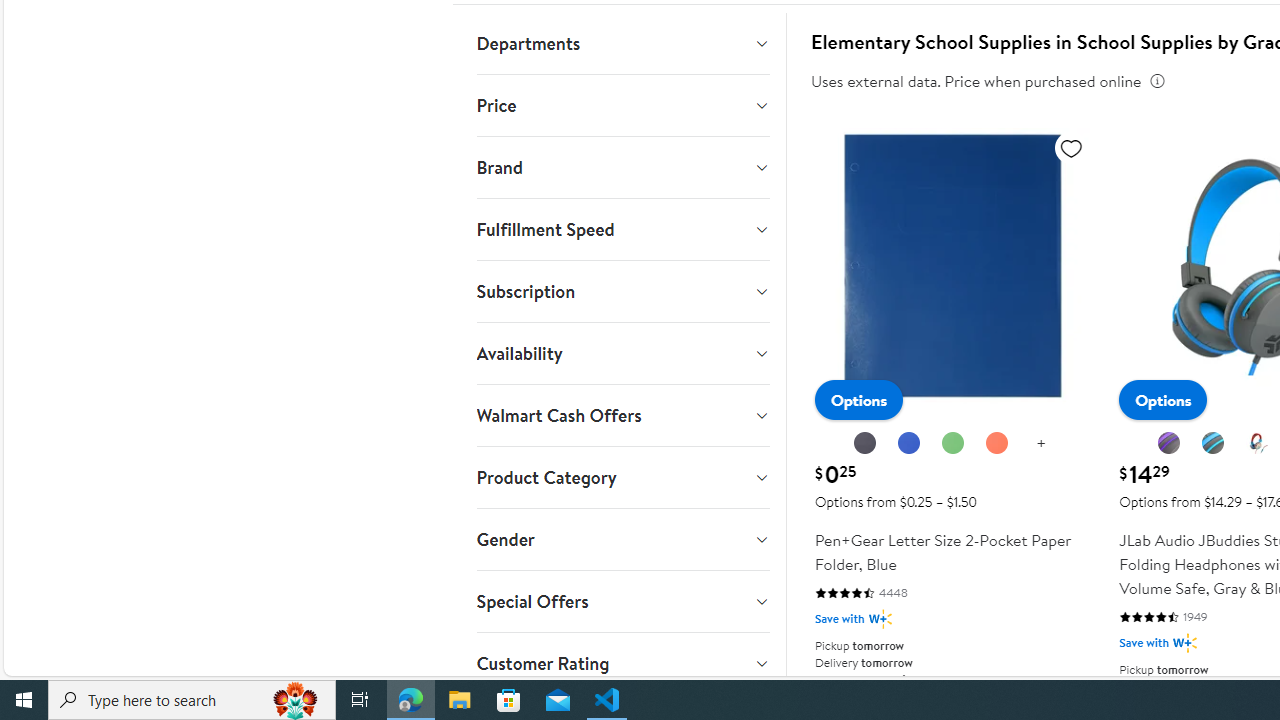 The width and height of the screenshot is (1280, 720). Describe the element at coordinates (621, 291) in the screenshot. I see `'Subscription'` at that location.